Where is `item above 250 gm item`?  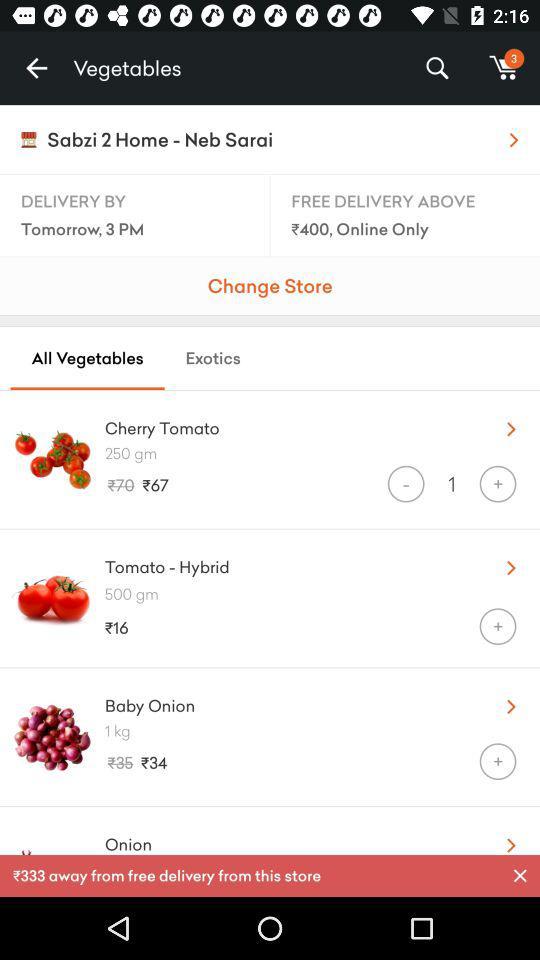
item above 250 gm item is located at coordinates (287, 424).